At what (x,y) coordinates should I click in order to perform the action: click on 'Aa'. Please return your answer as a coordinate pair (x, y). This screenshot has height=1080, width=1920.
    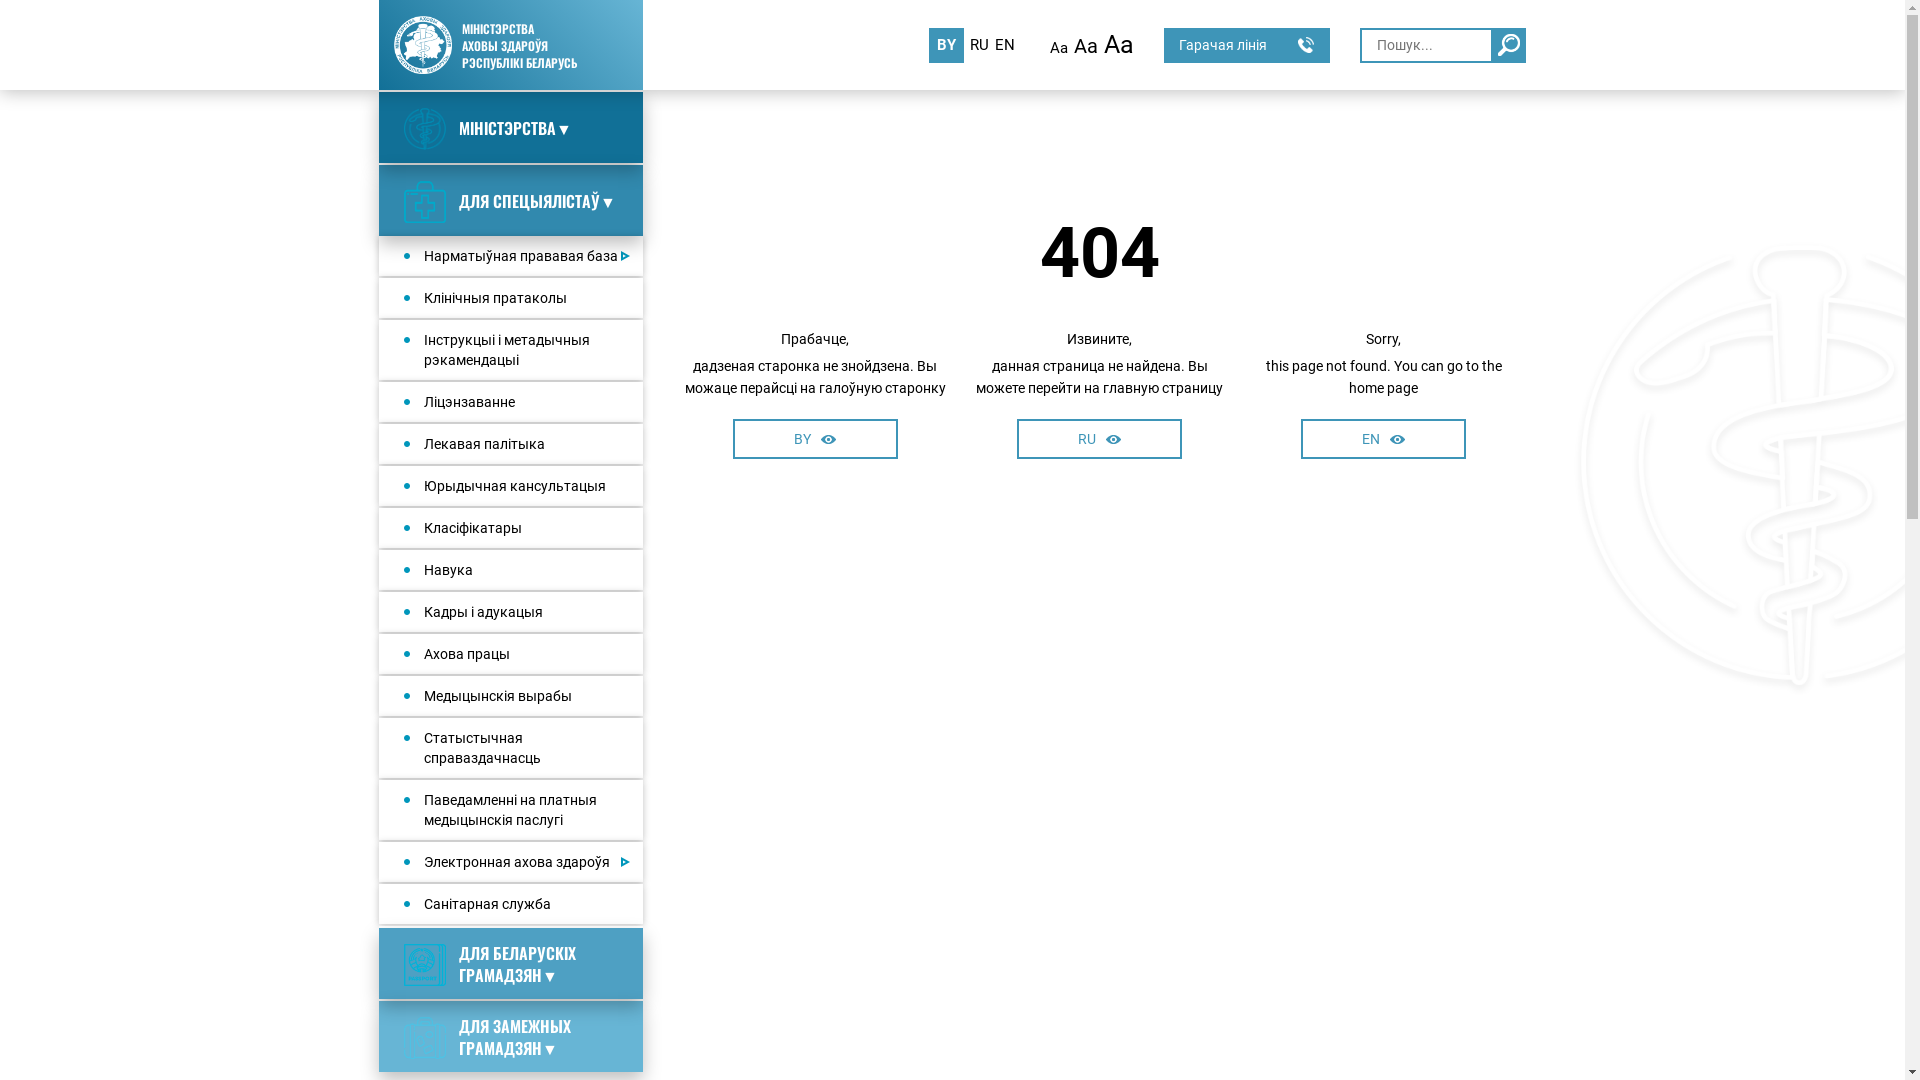
    Looking at the image, I should click on (1084, 45).